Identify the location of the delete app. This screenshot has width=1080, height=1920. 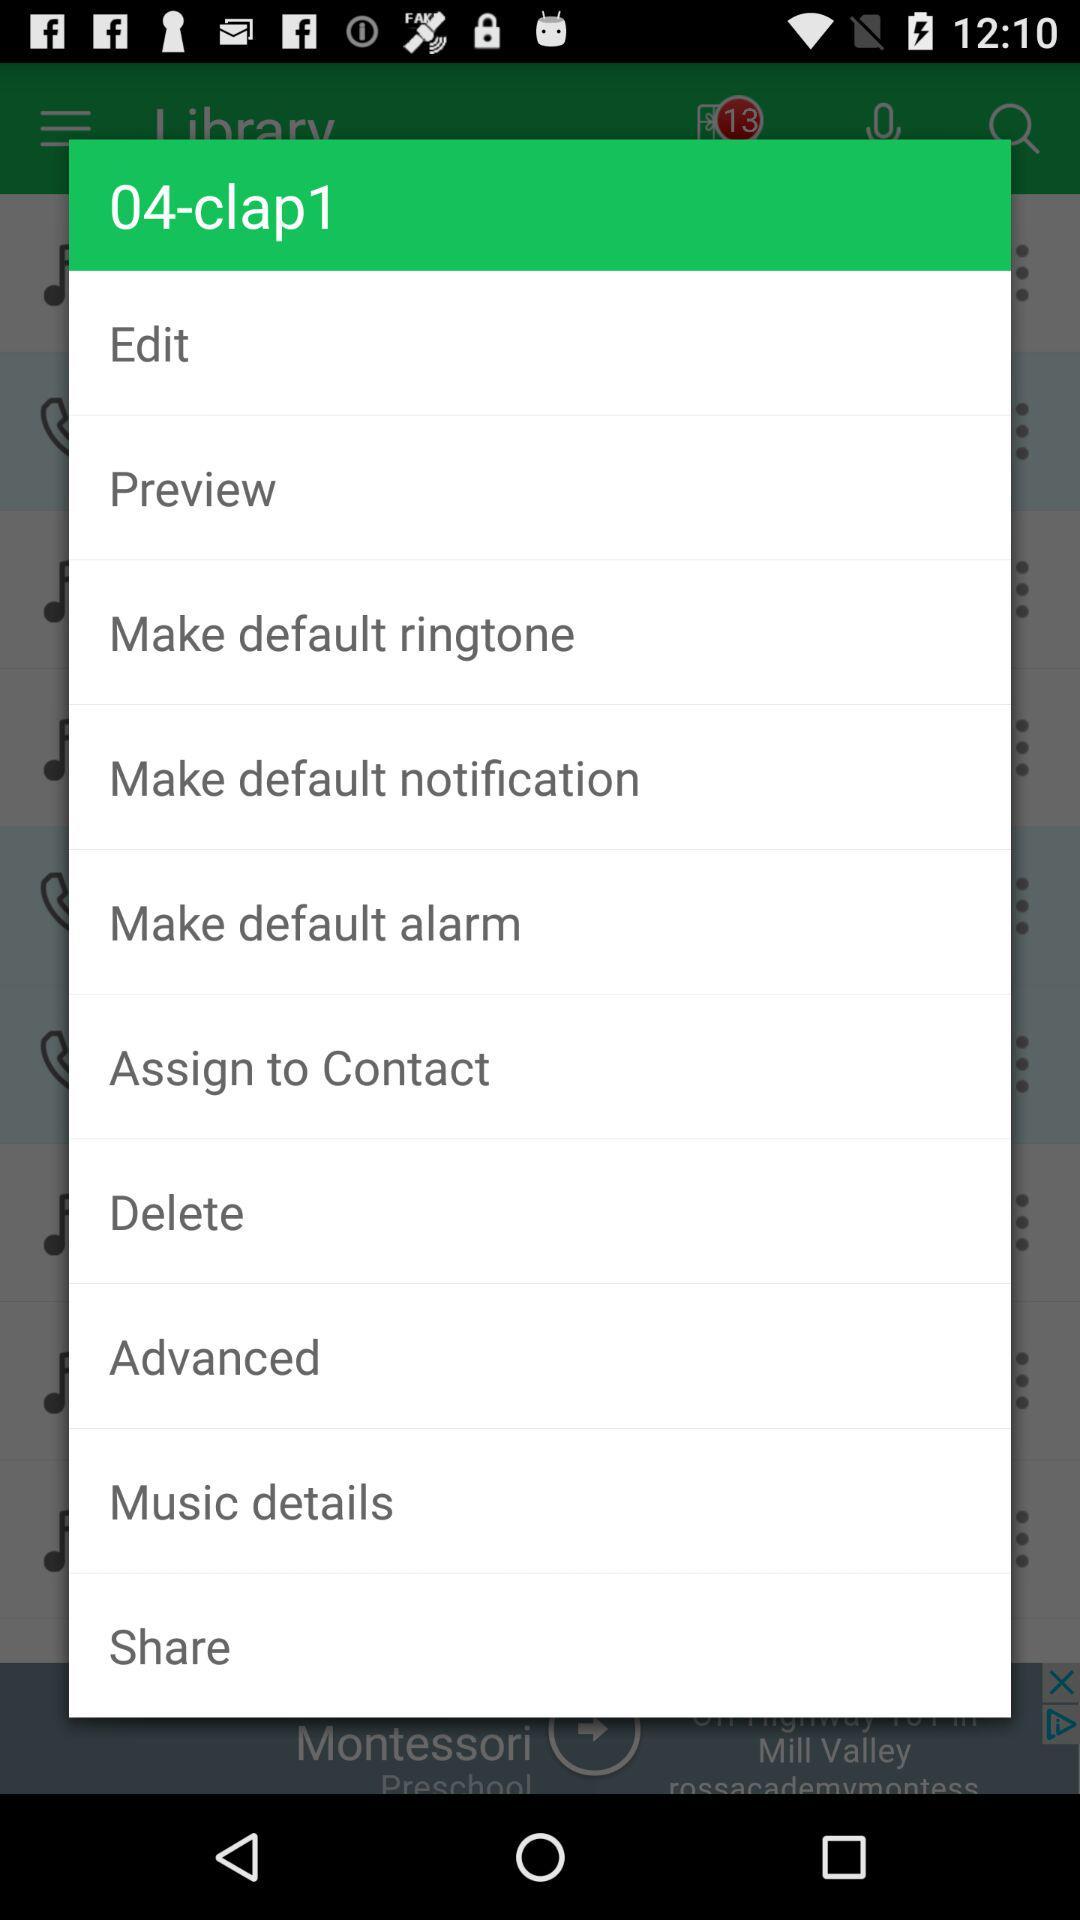
(540, 1210).